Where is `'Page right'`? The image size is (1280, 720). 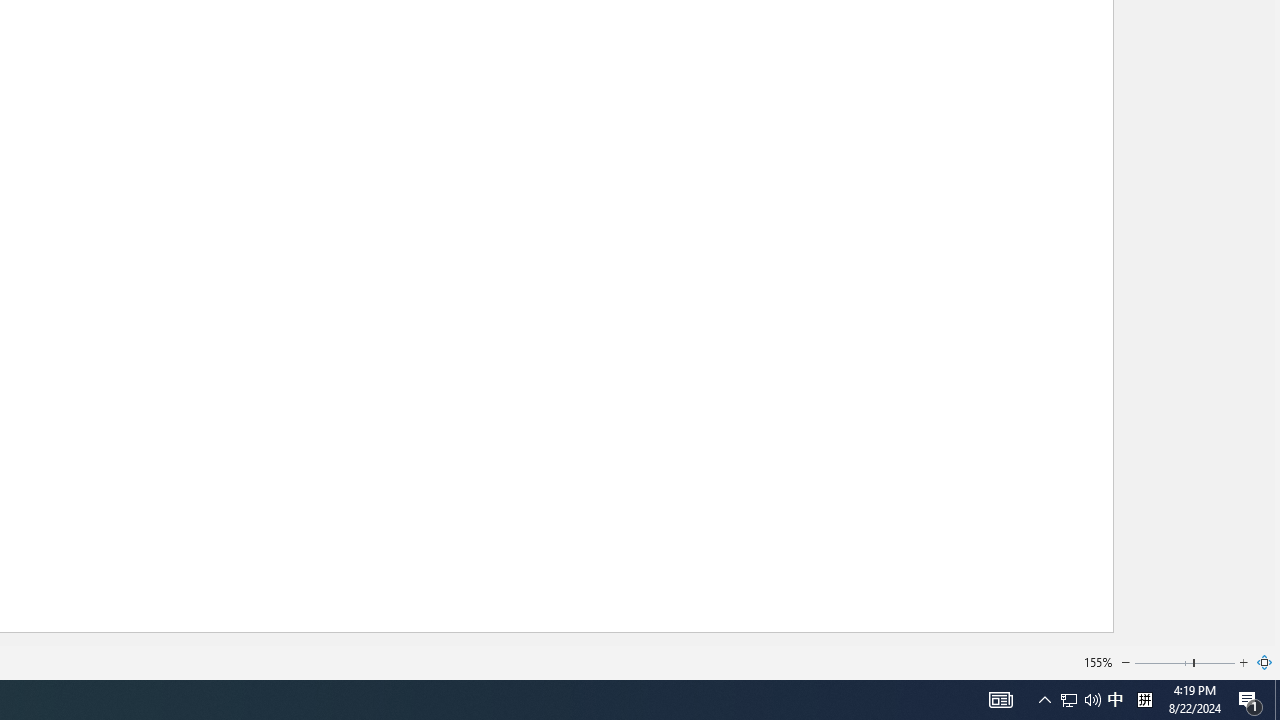 'Page right' is located at coordinates (1214, 663).